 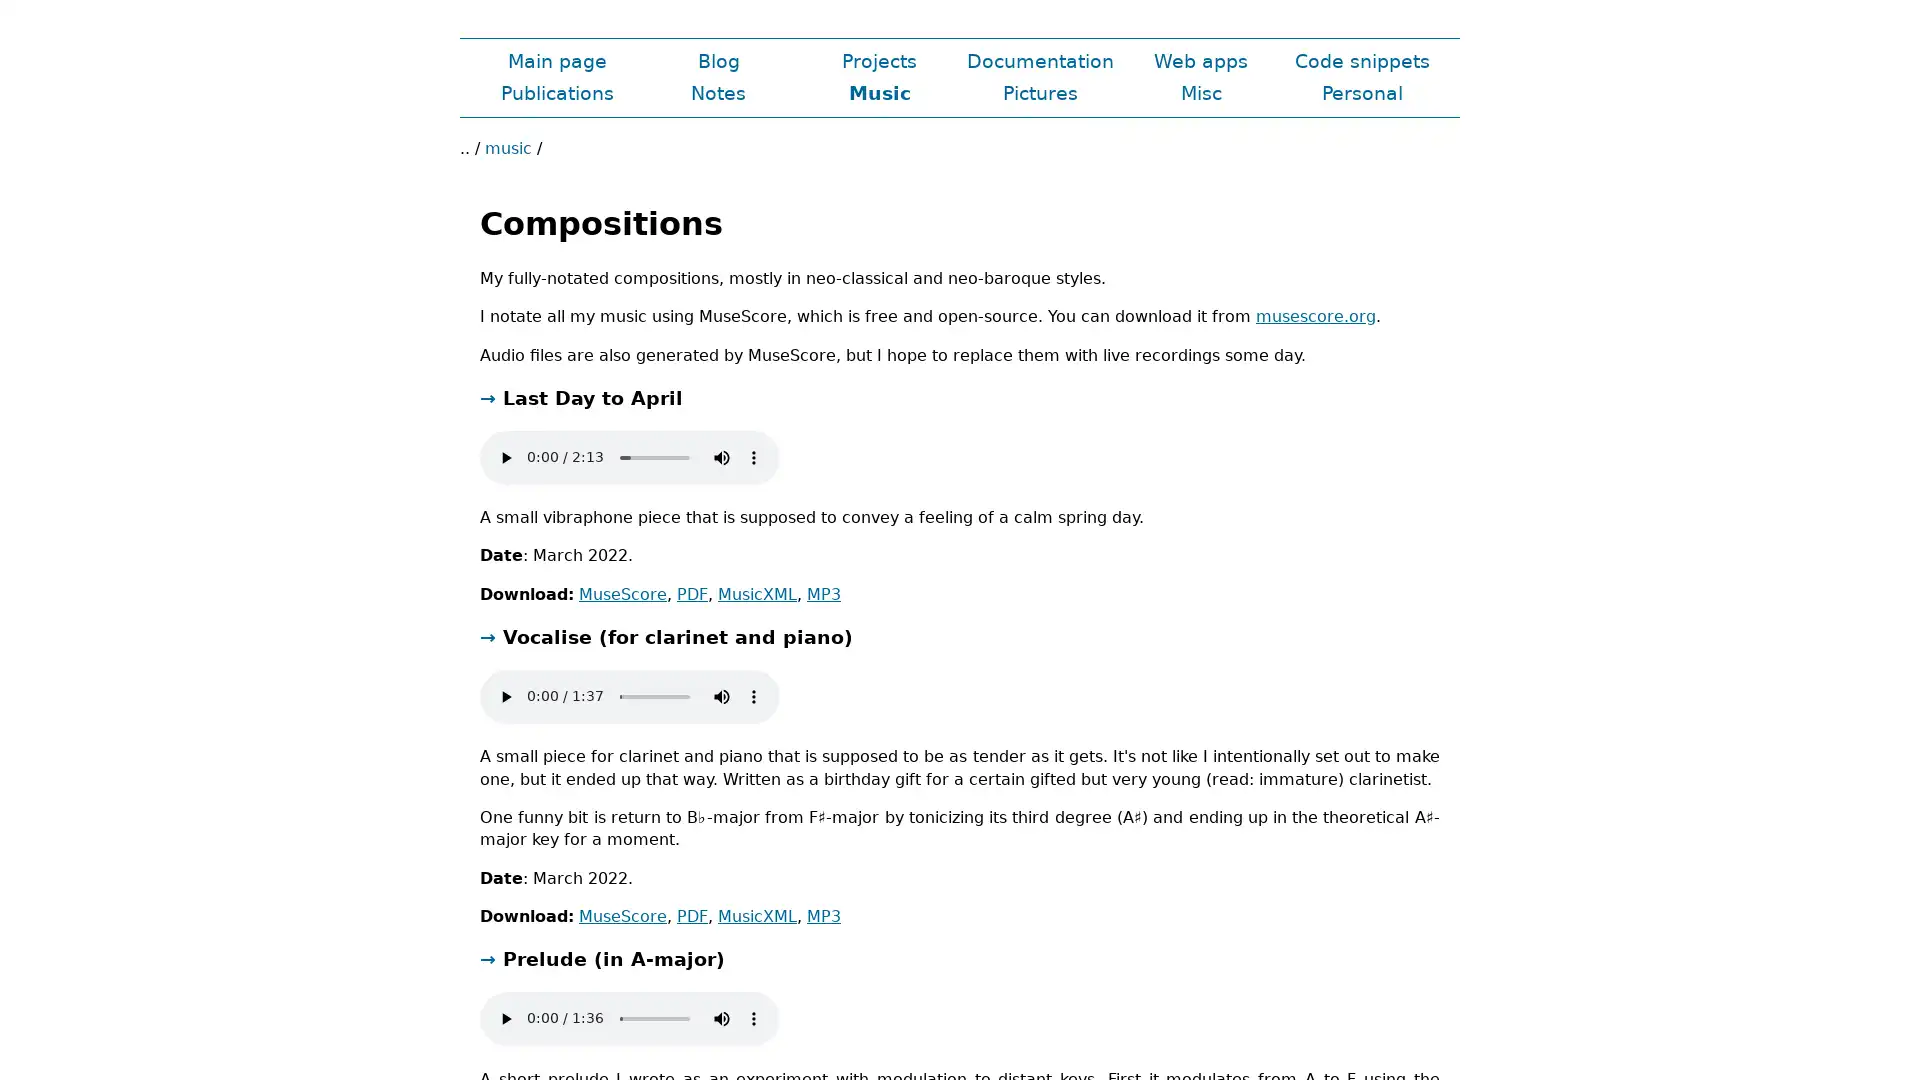 I want to click on show more media controls, so click(x=752, y=1018).